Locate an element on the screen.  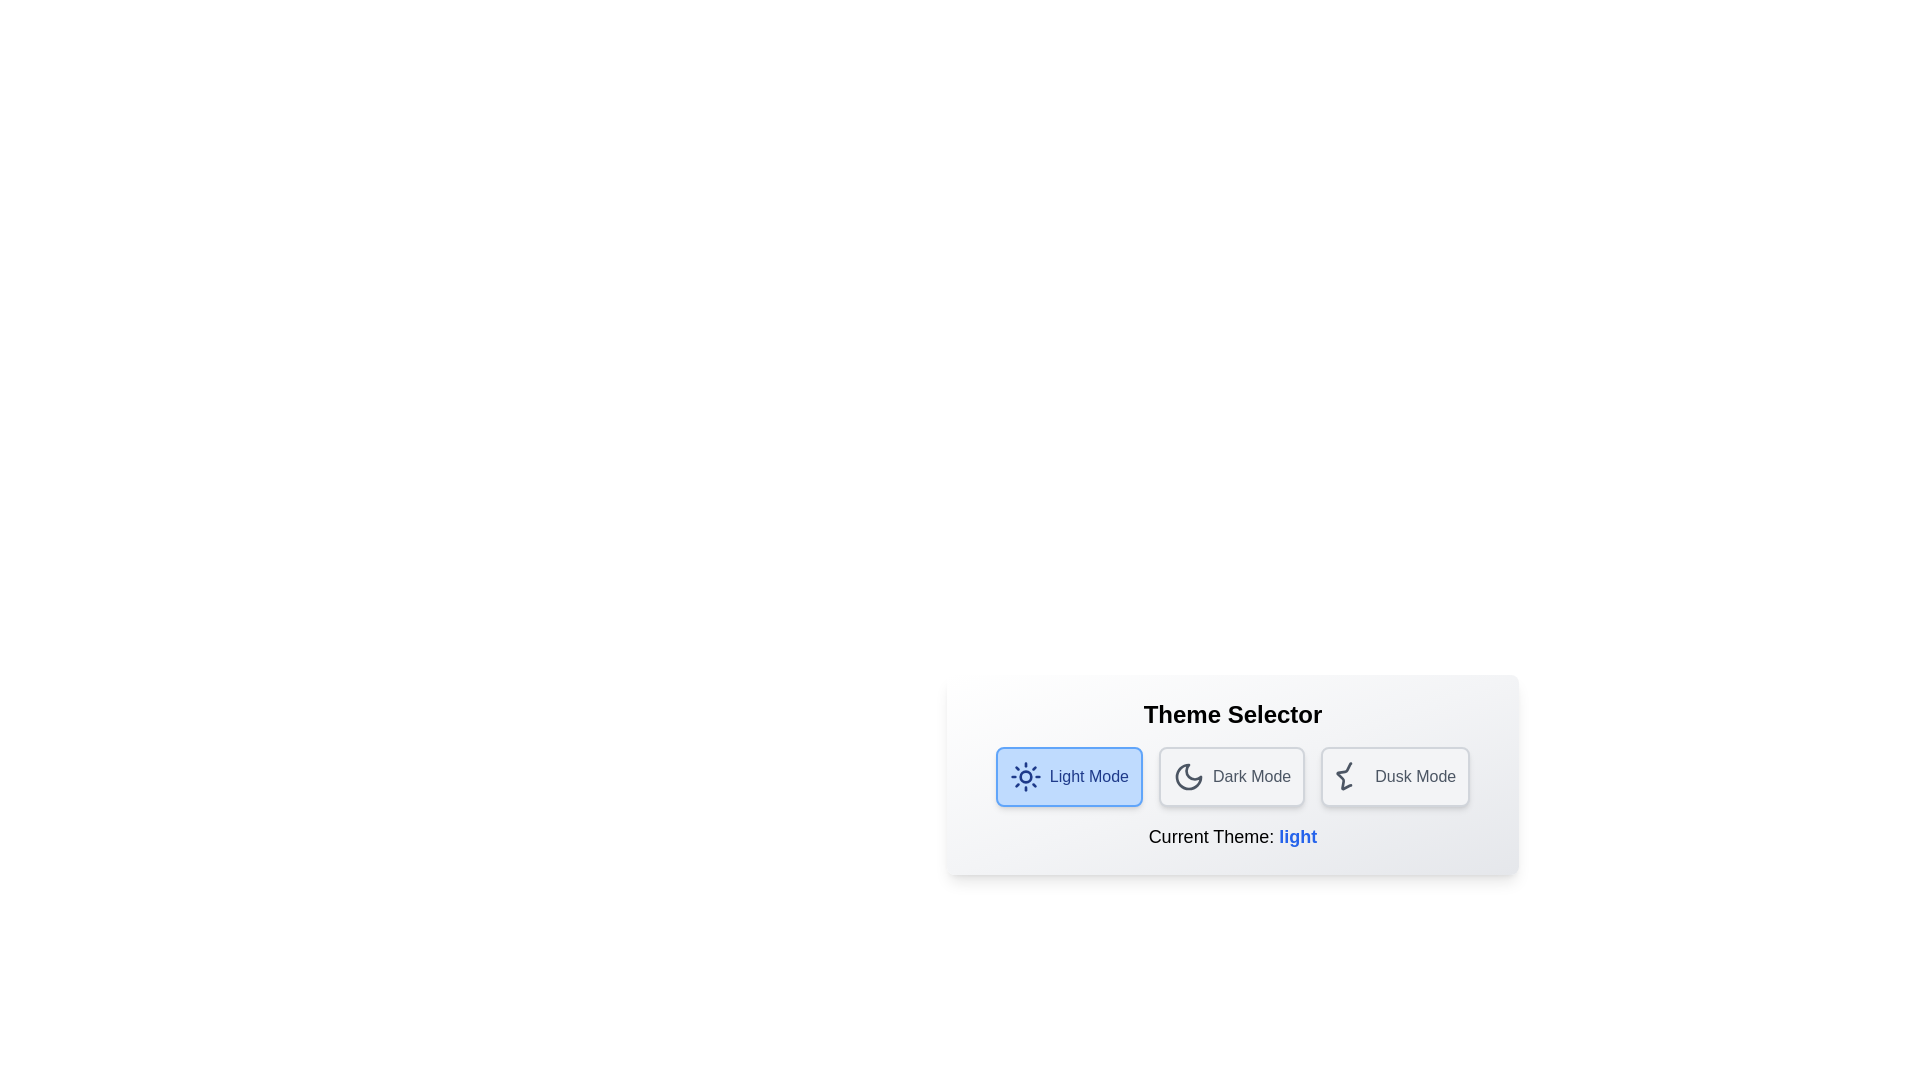
the heading text 'Theme Selector' to select or highlight it is located at coordinates (1232, 713).